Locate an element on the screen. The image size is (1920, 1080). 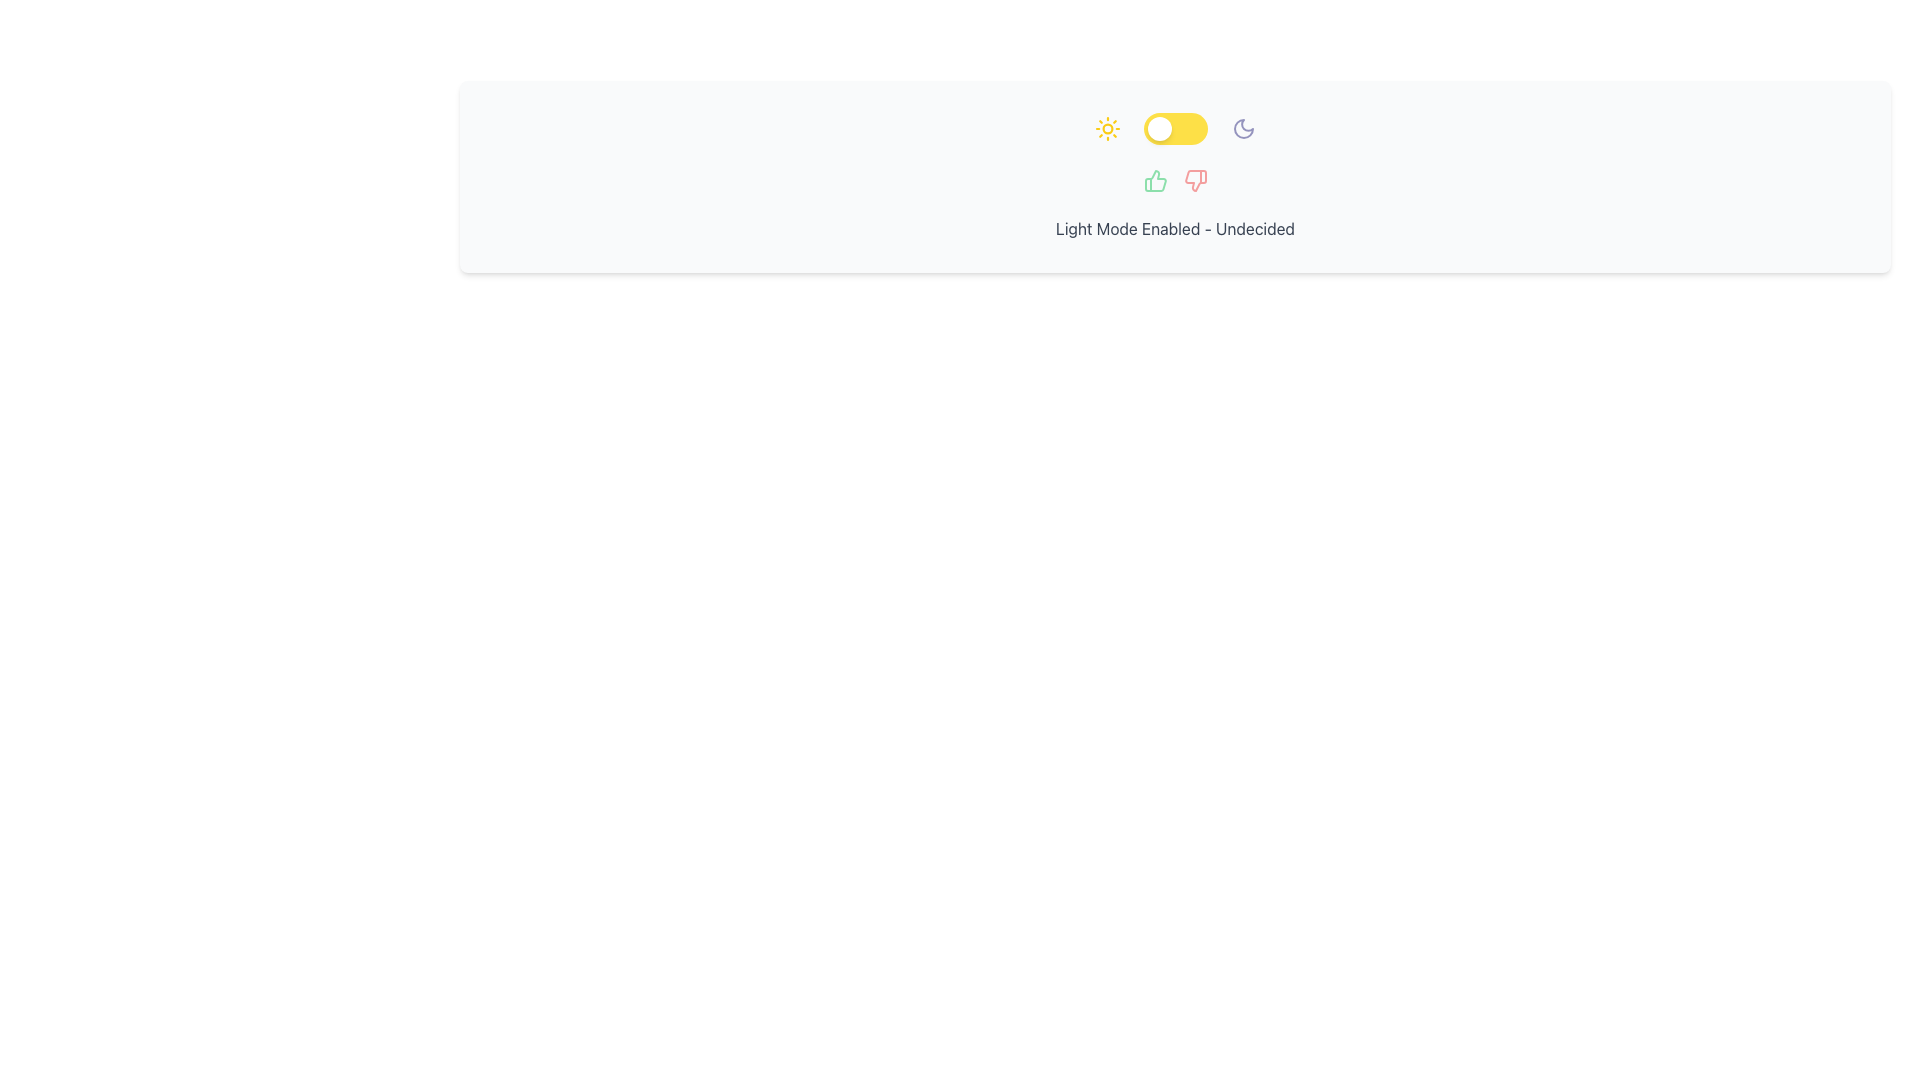
the approval Icon button located in the horizontal toolbar at the top of the interface is located at coordinates (1155, 181).